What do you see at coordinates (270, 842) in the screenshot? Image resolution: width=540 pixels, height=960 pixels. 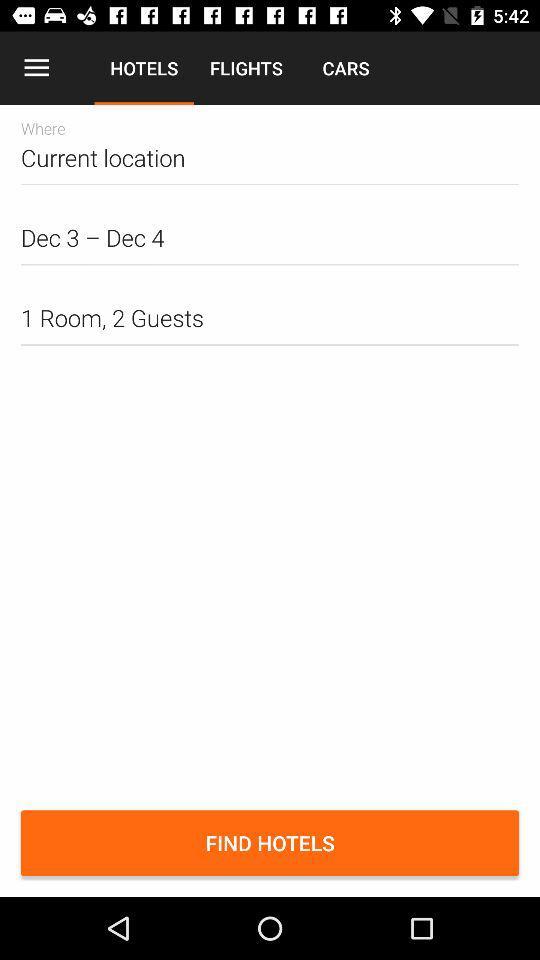 I see `the find hotels item` at bounding box center [270, 842].